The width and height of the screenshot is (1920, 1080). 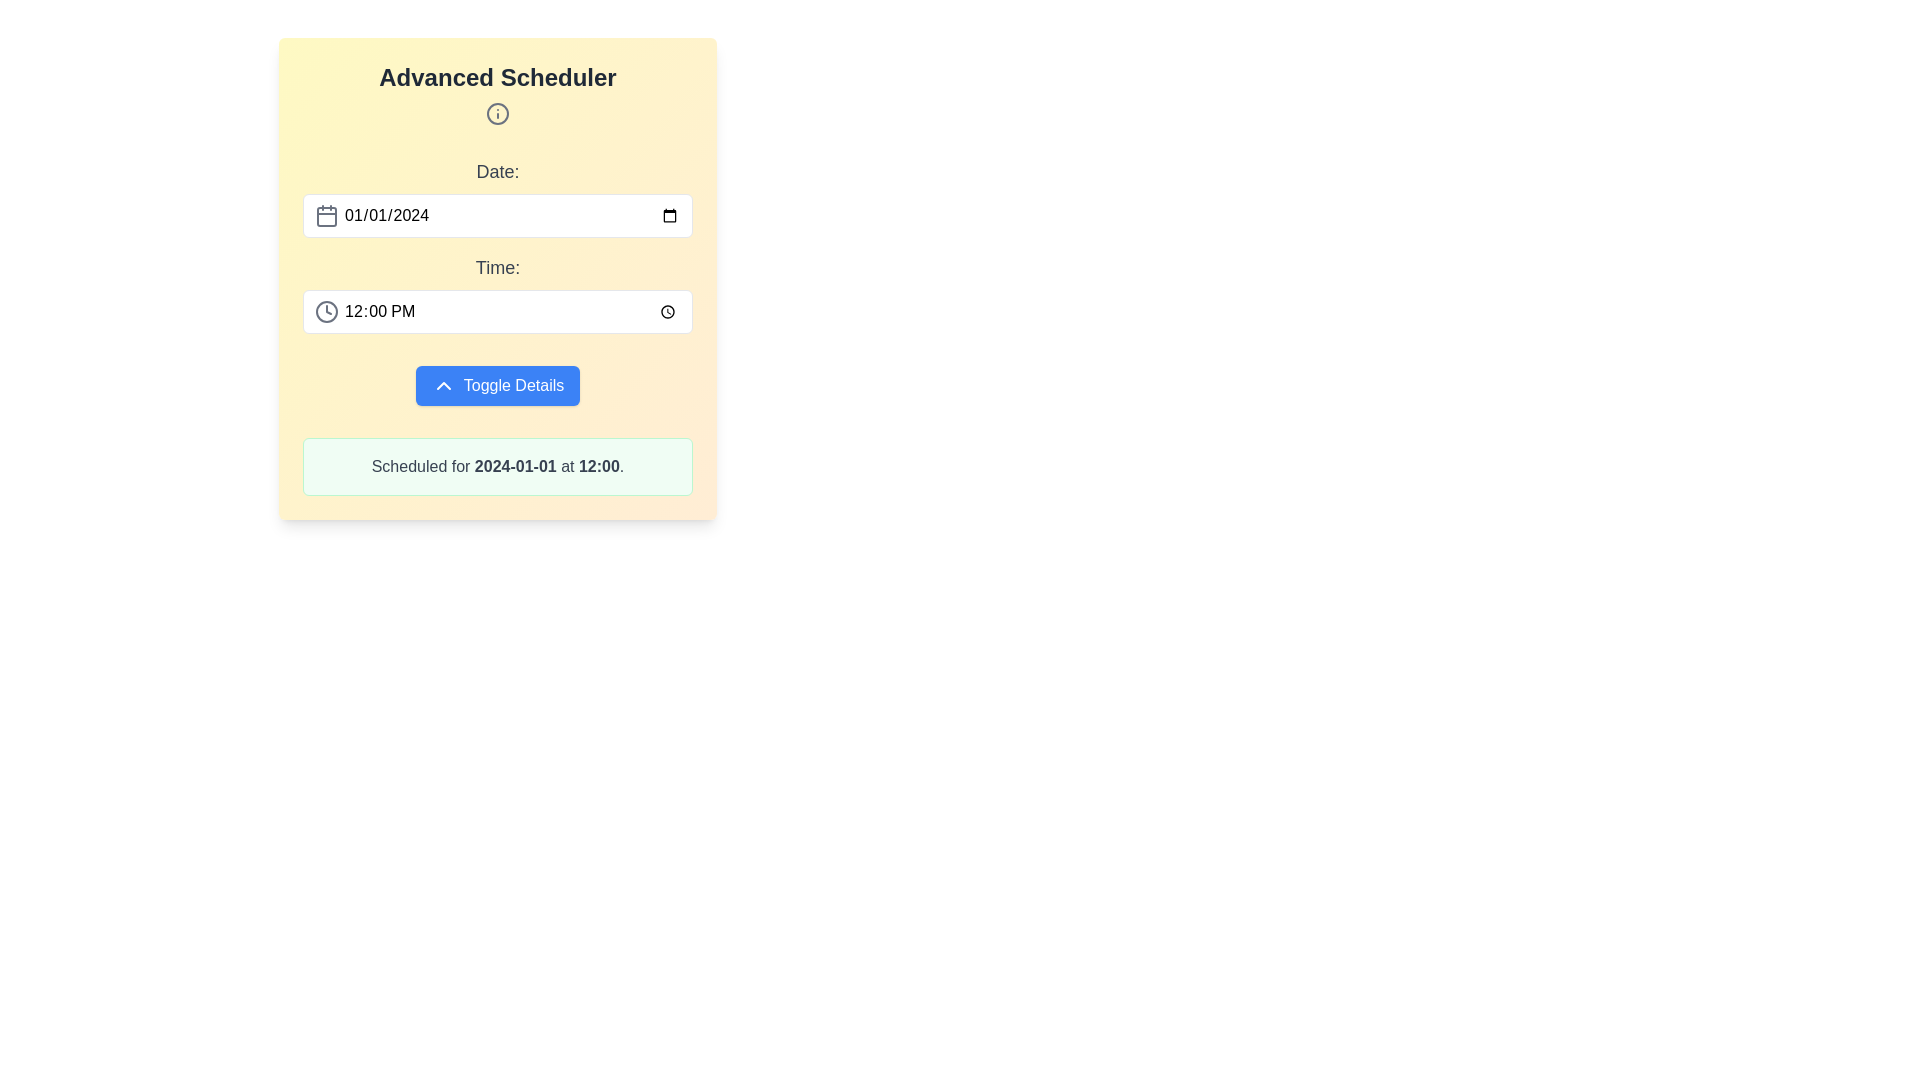 What do you see at coordinates (442, 385) in the screenshot?
I see `the chevron up icon located inside the blue button labeled 'Toggle Details'` at bounding box center [442, 385].